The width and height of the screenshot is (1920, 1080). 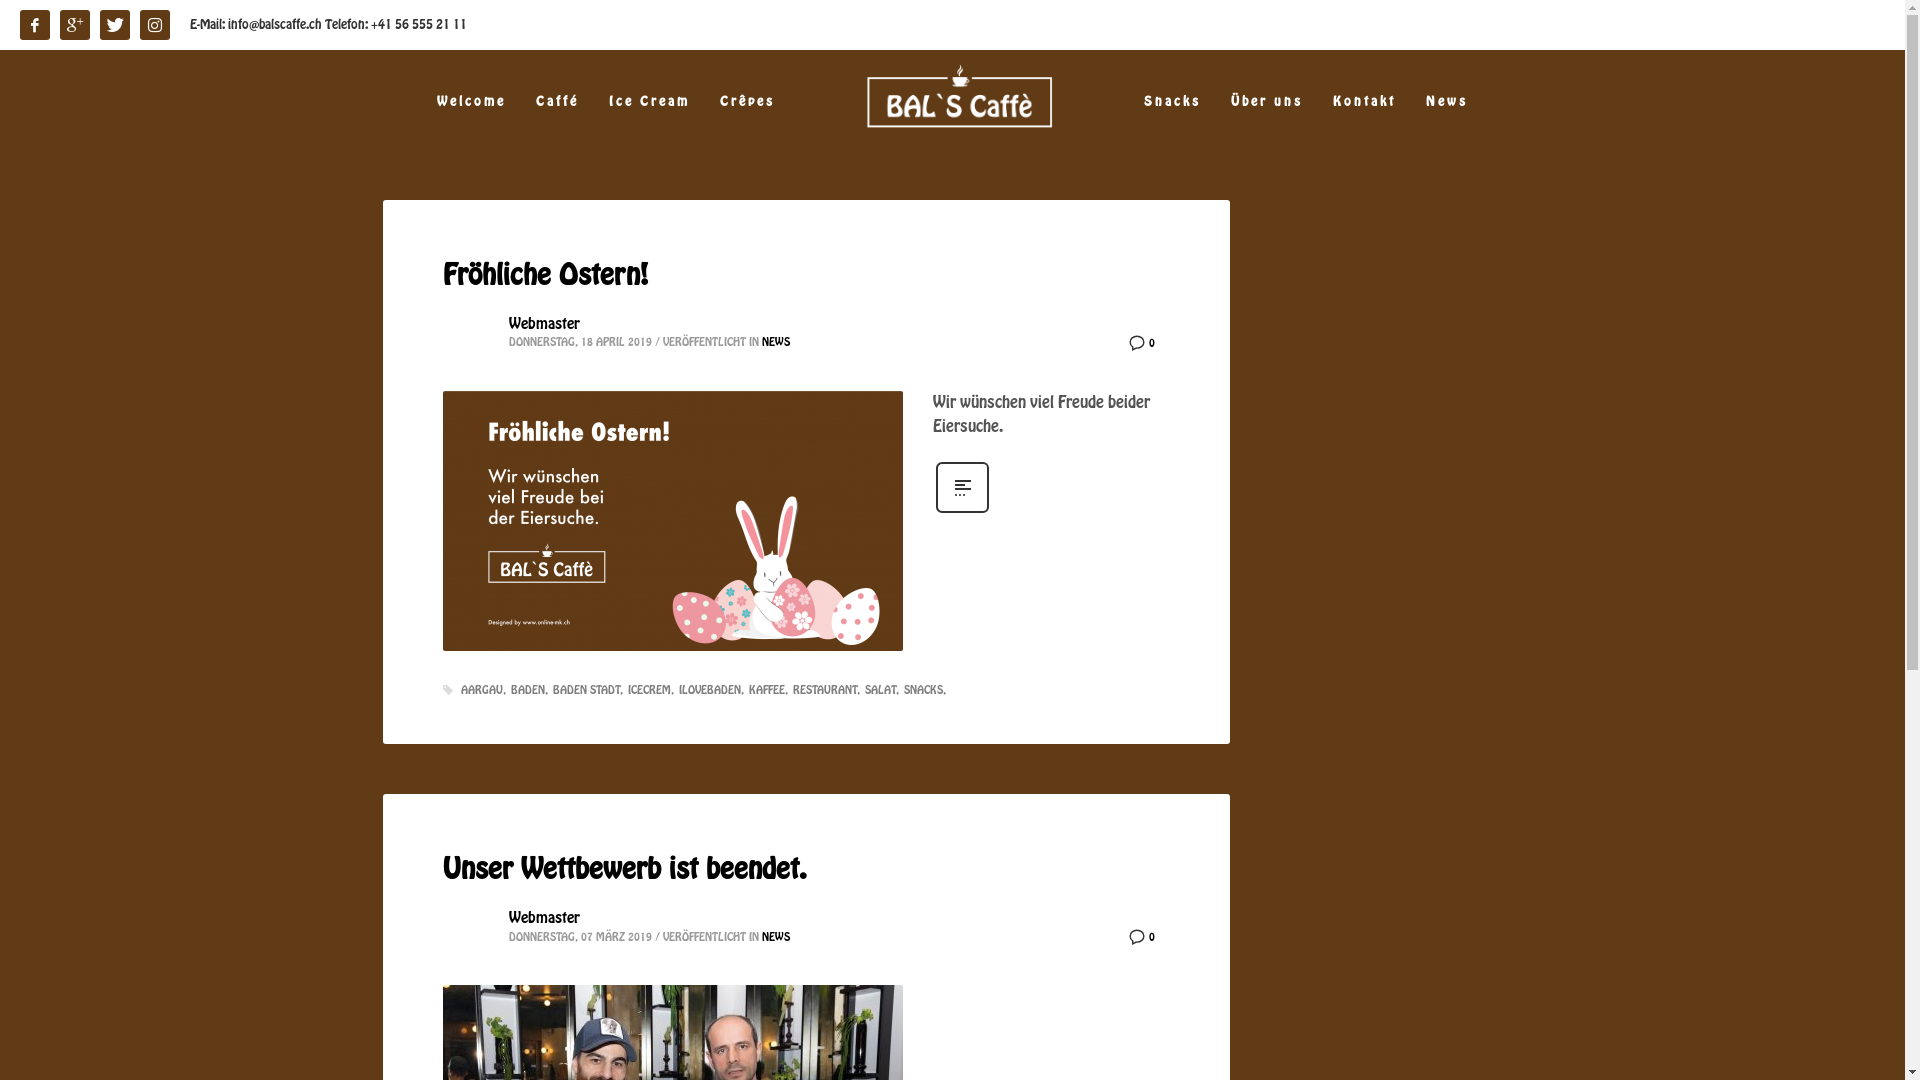 What do you see at coordinates (961, 509) in the screenshot?
I see `'Mehr erfahren'` at bounding box center [961, 509].